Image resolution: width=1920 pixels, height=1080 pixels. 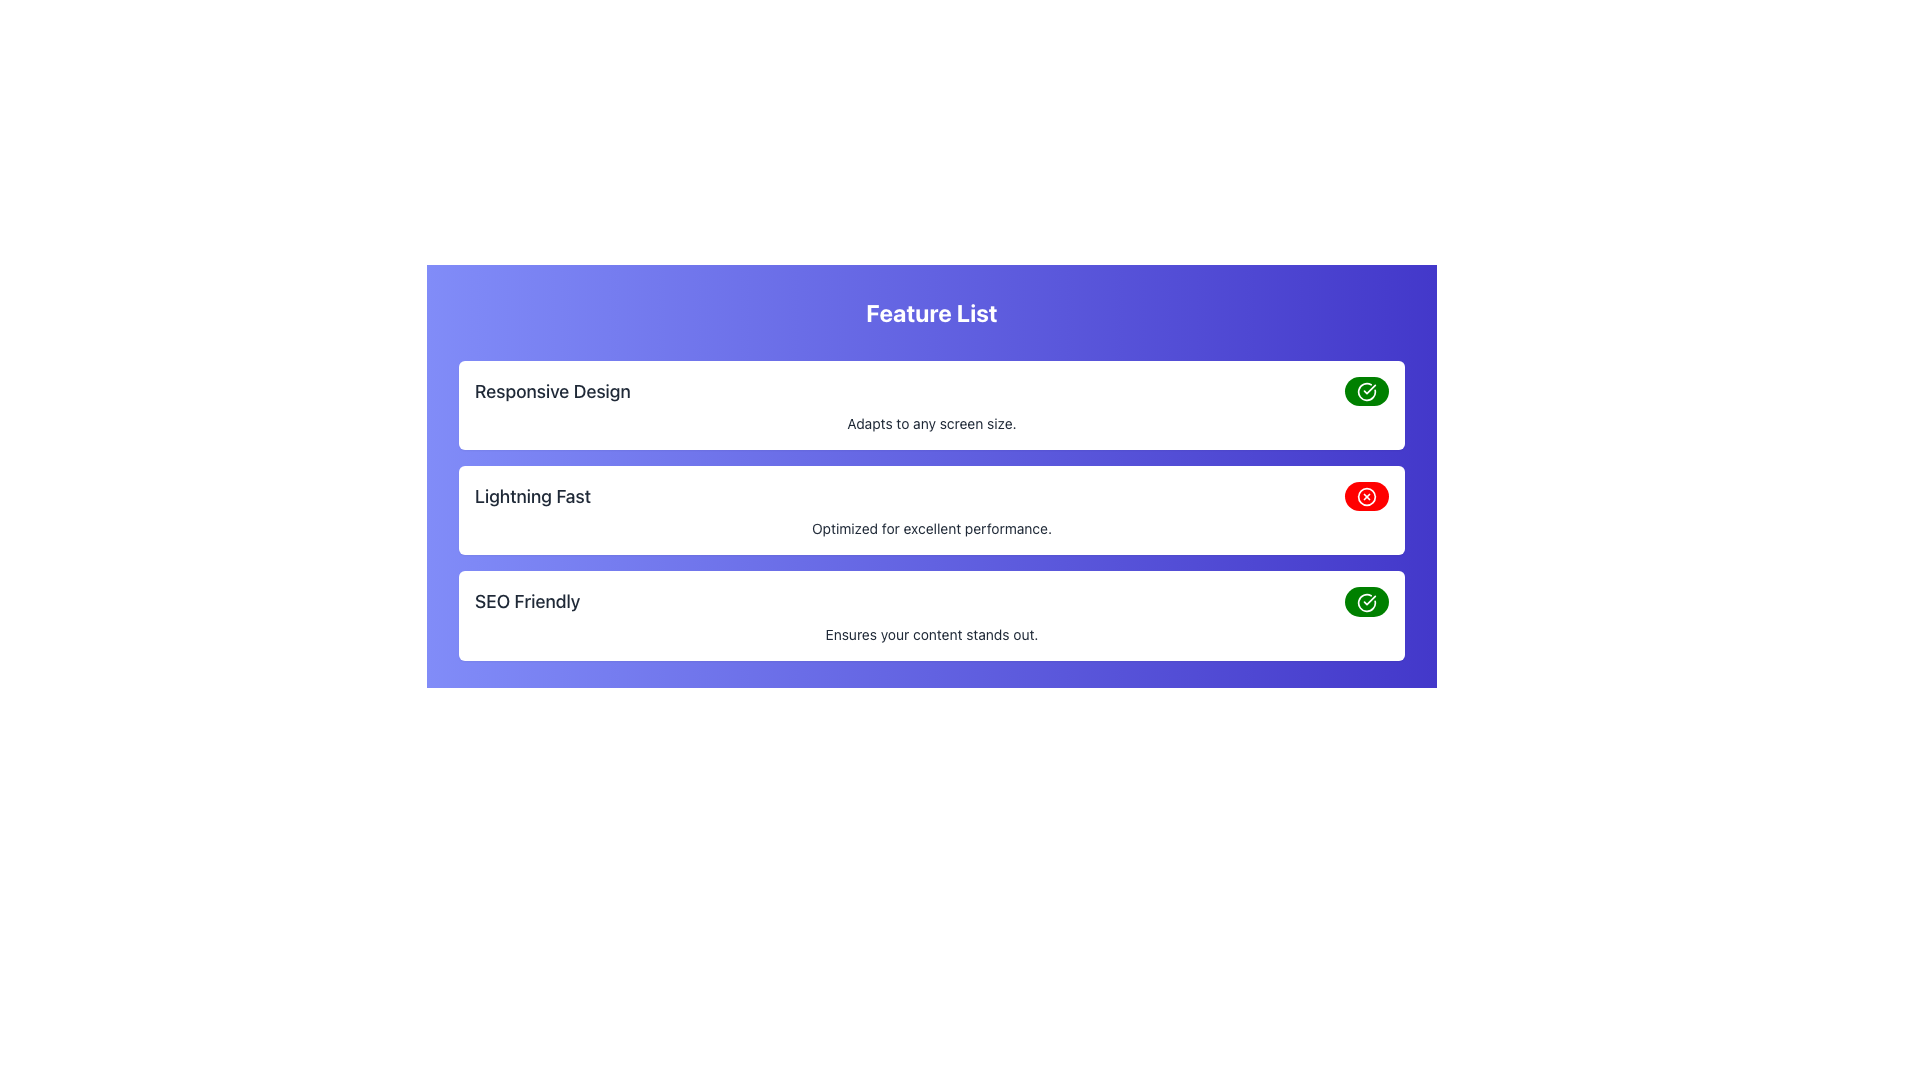 What do you see at coordinates (527, 601) in the screenshot?
I see `the 'SEO Friendly' text label which describes a feature` at bounding box center [527, 601].